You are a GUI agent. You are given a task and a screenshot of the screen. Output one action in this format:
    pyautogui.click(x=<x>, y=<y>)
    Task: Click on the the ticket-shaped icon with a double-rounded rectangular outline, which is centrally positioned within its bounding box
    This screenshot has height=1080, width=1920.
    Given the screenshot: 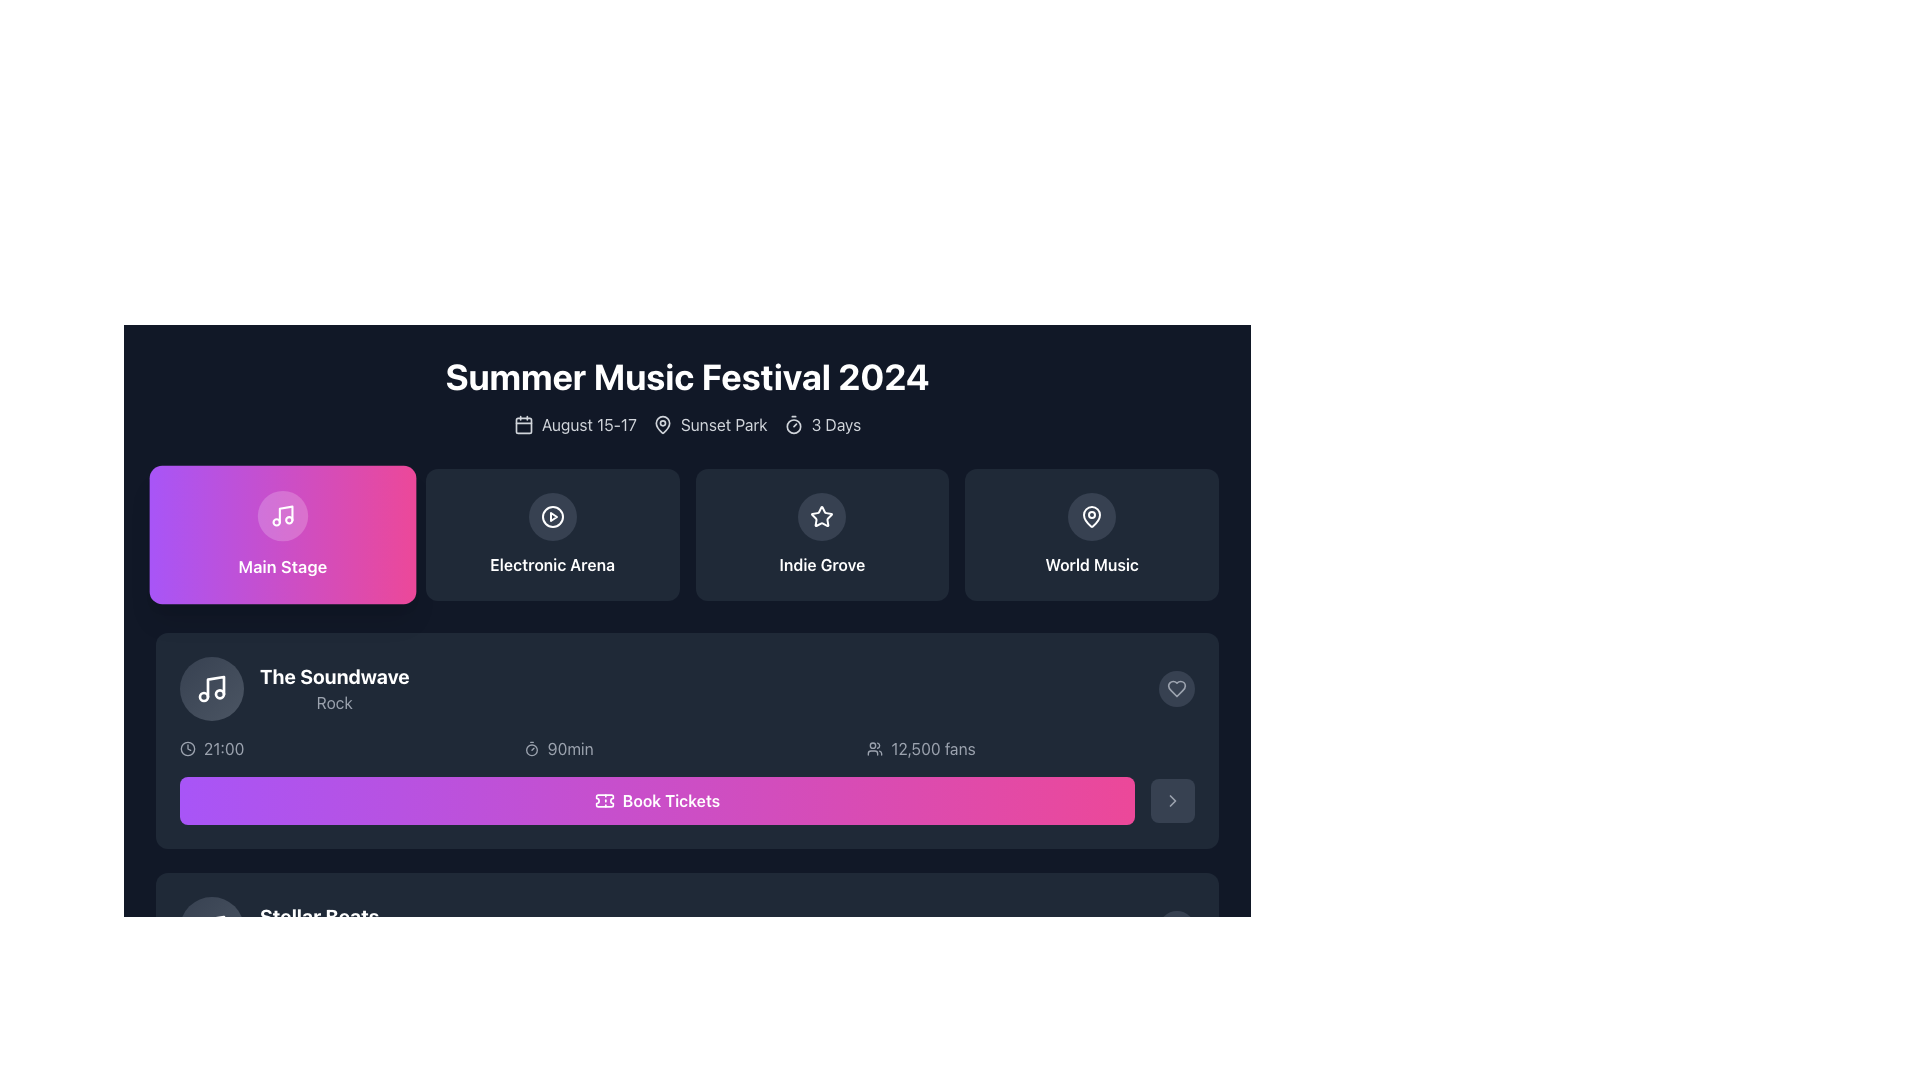 What is the action you would take?
    pyautogui.click(x=603, y=800)
    